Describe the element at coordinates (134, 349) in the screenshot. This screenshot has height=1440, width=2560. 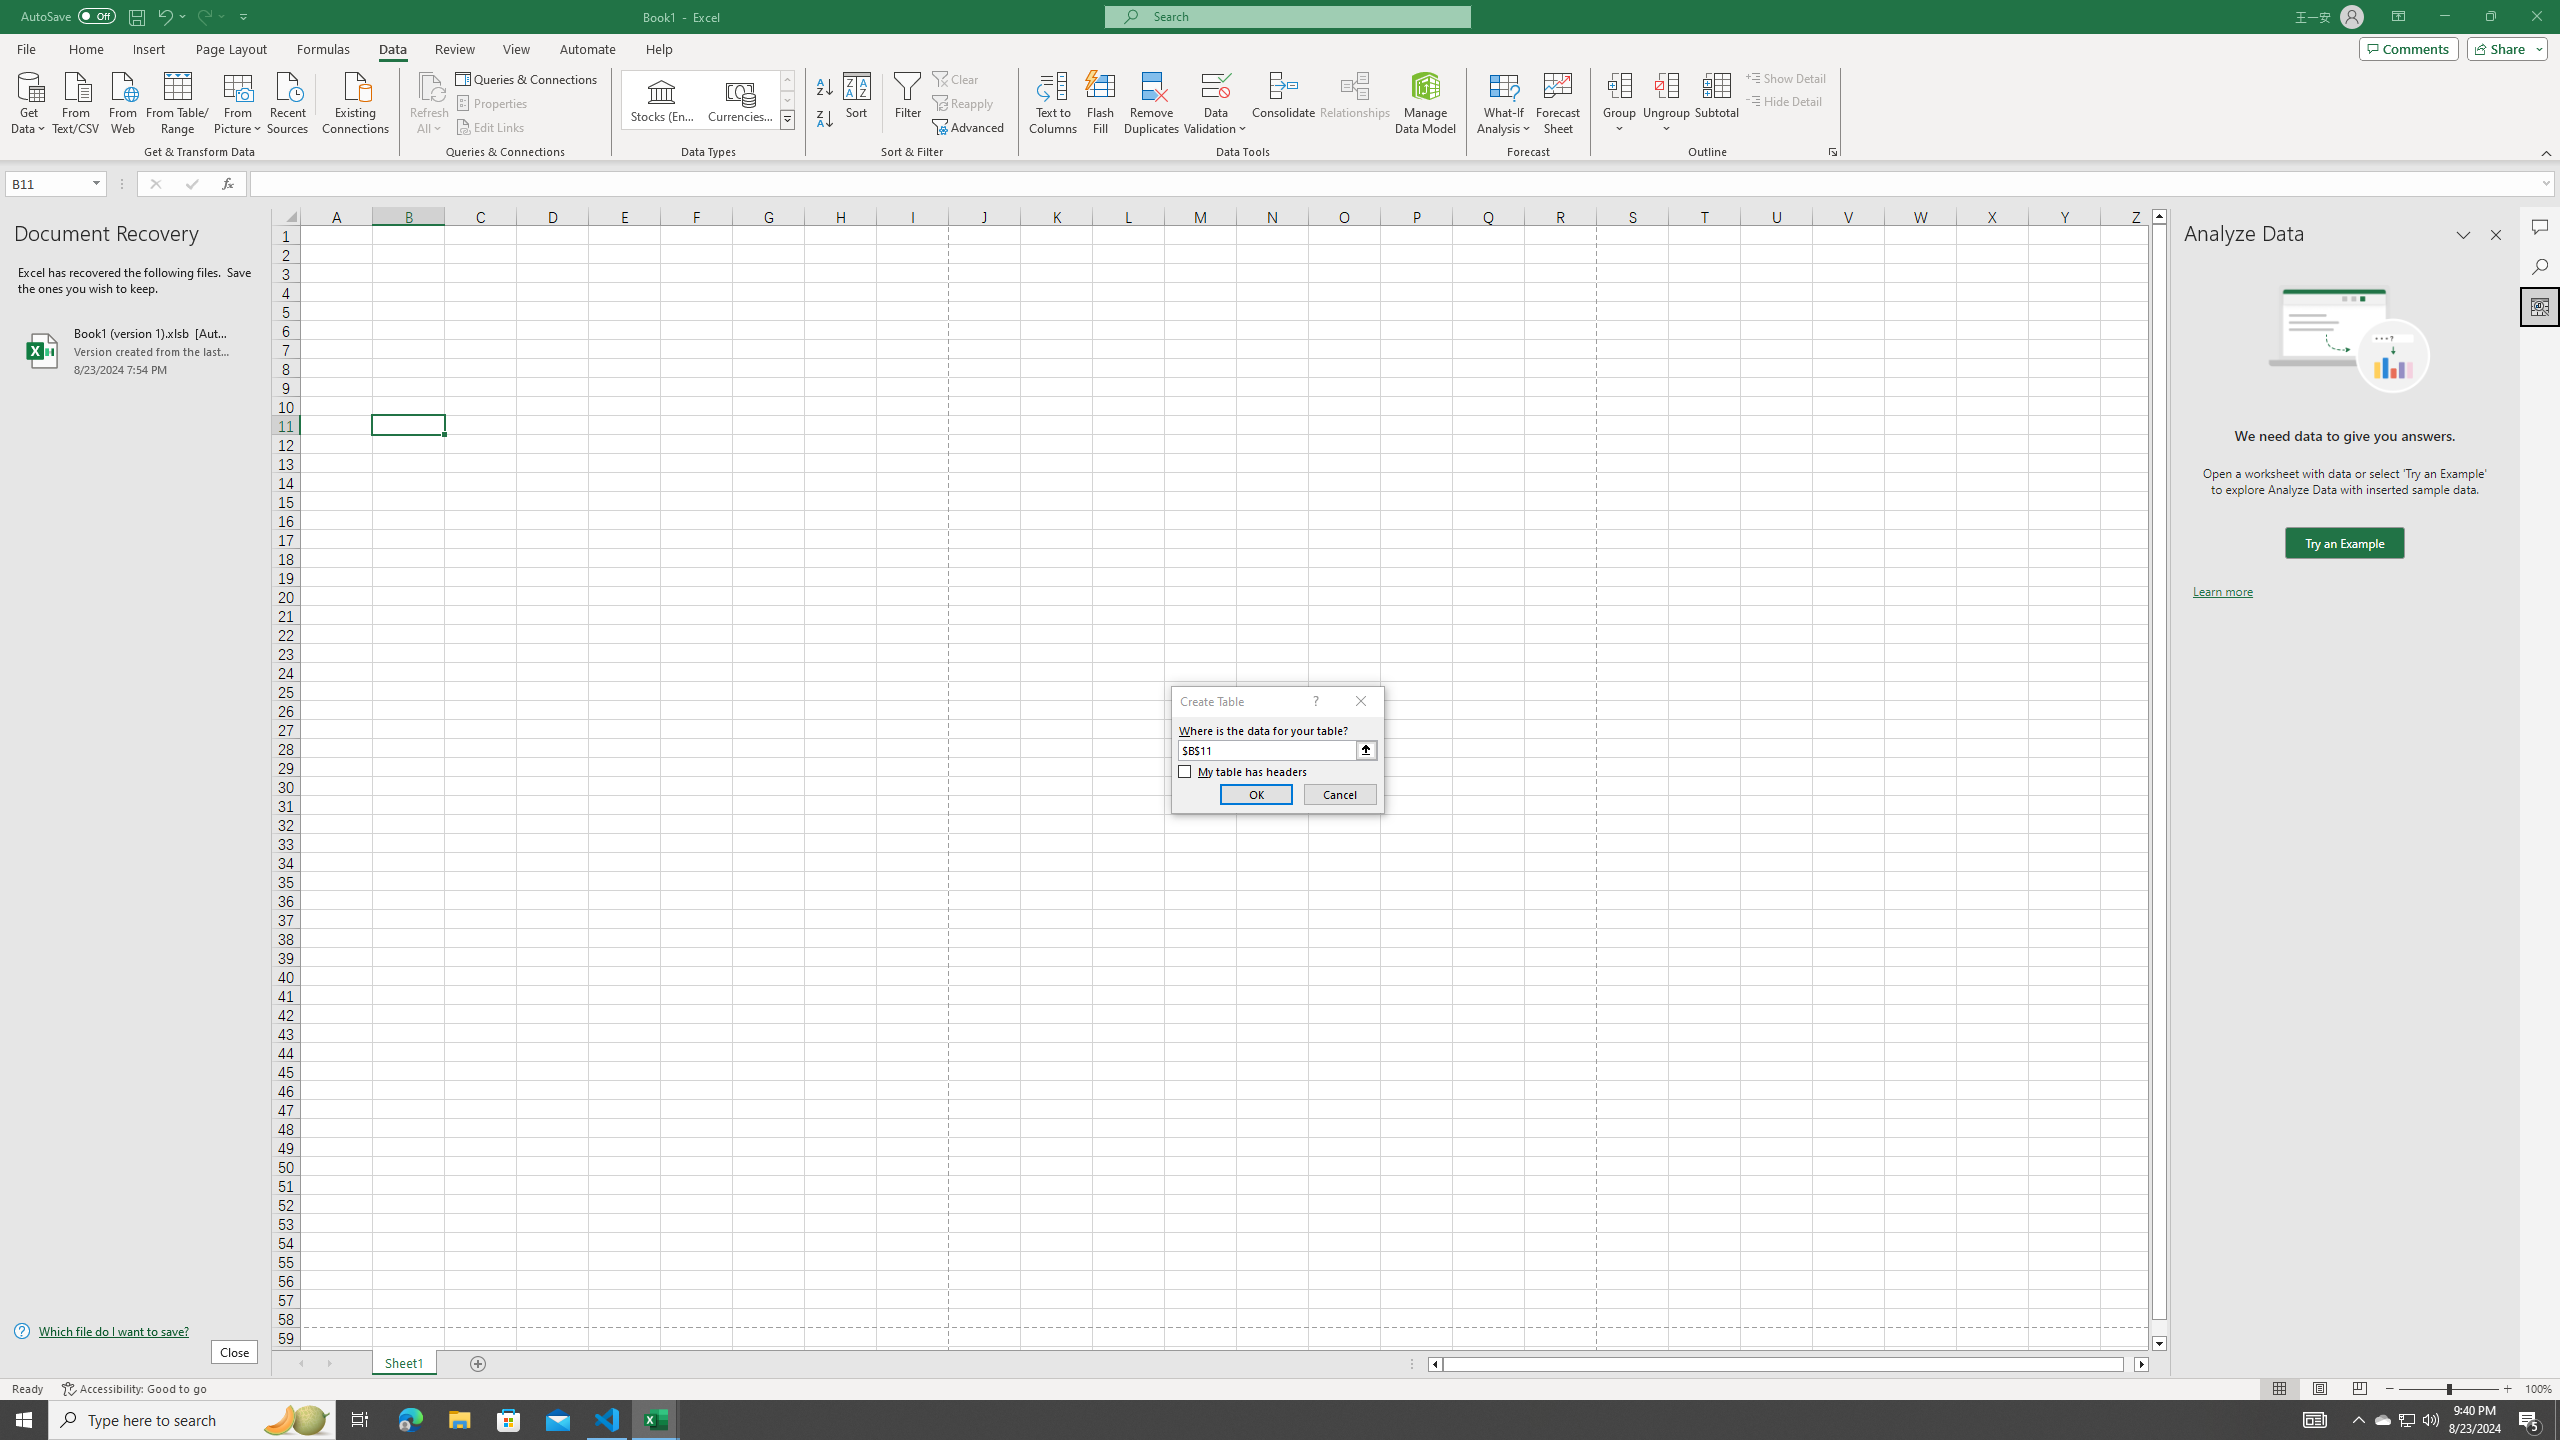
I see `'Book1 (version 1).xlsb  [AutoRecovered]'` at that location.